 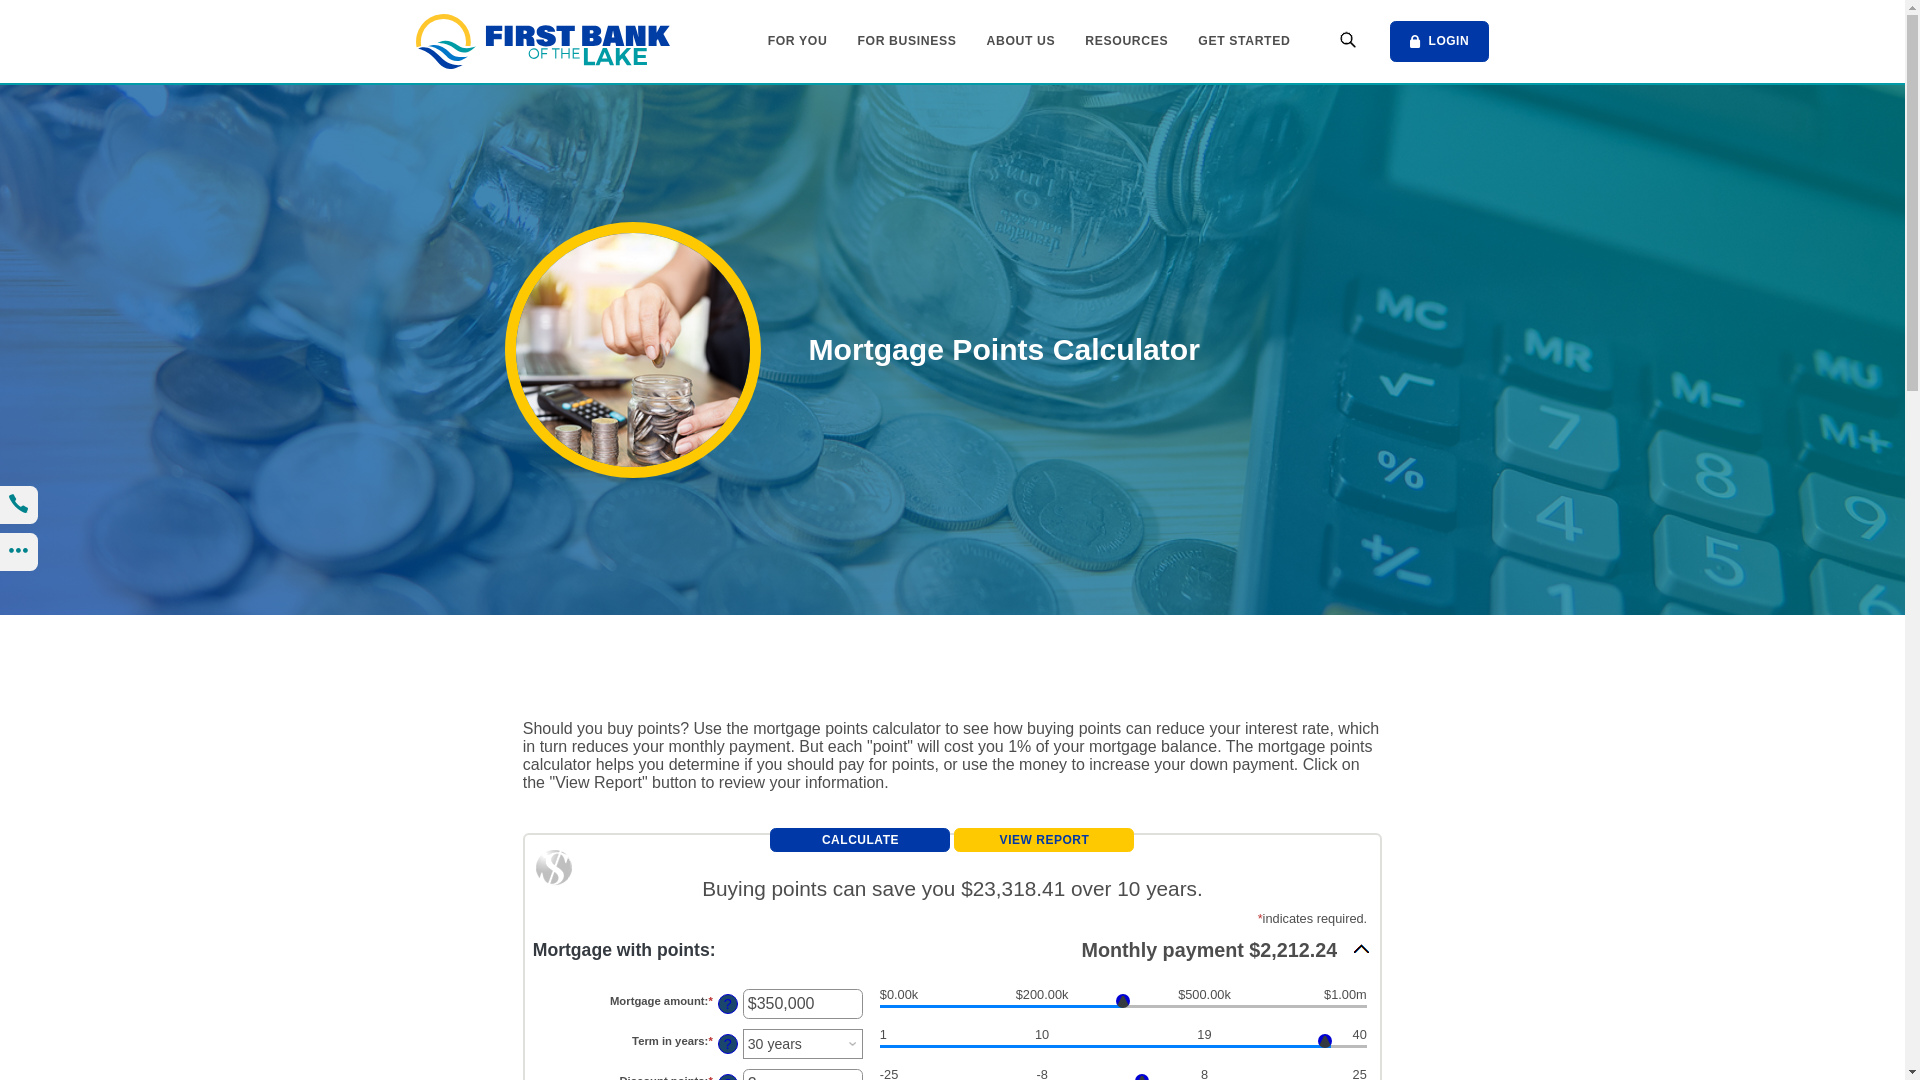 I want to click on 'First Bank of the Lake, Osage Beach, MO', so click(x=542, y=41).